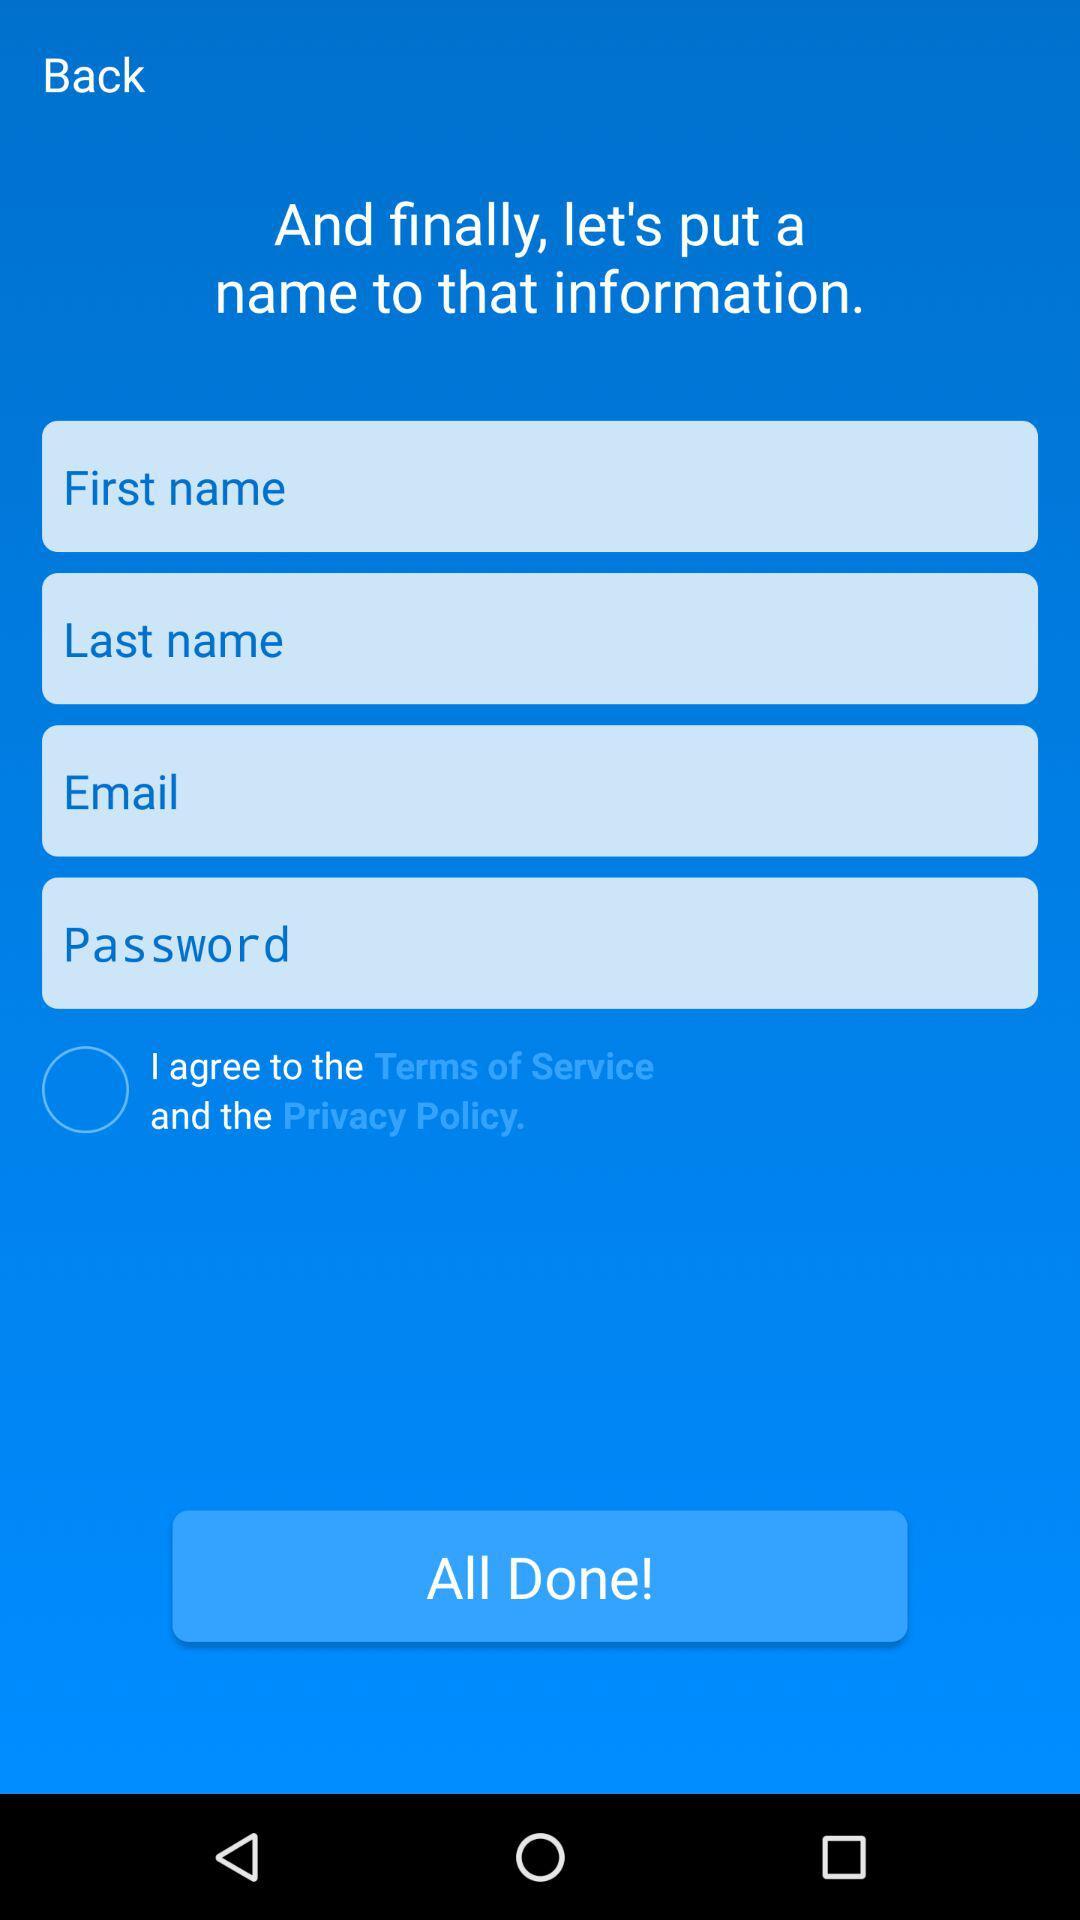 This screenshot has height=1920, width=1080. Describe the element at coordinates (540, 486) in the screenshot. I see `first name` at that location.